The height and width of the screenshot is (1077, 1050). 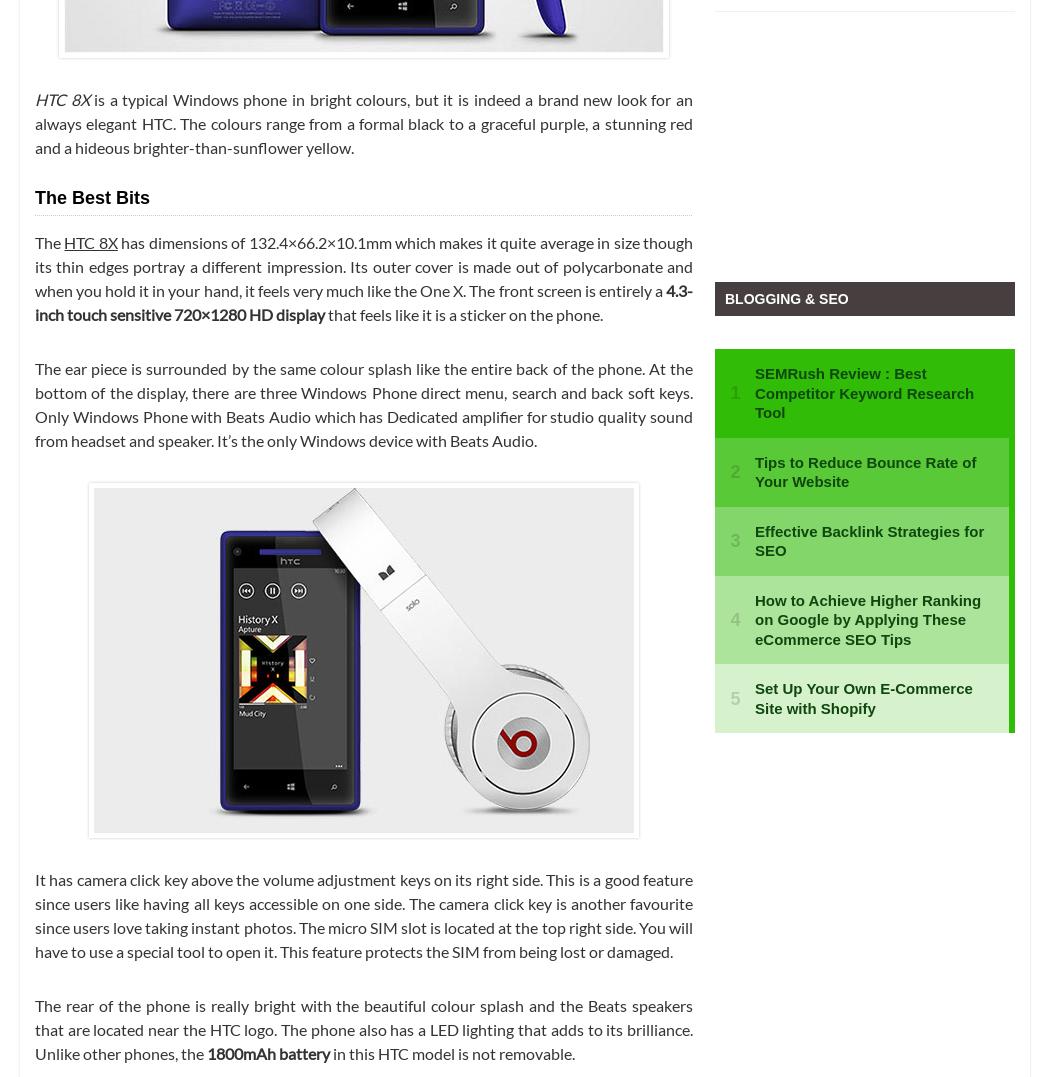 I want to click on 'that feels like it is a sticker on the phone.', so click(x=463, y=313).